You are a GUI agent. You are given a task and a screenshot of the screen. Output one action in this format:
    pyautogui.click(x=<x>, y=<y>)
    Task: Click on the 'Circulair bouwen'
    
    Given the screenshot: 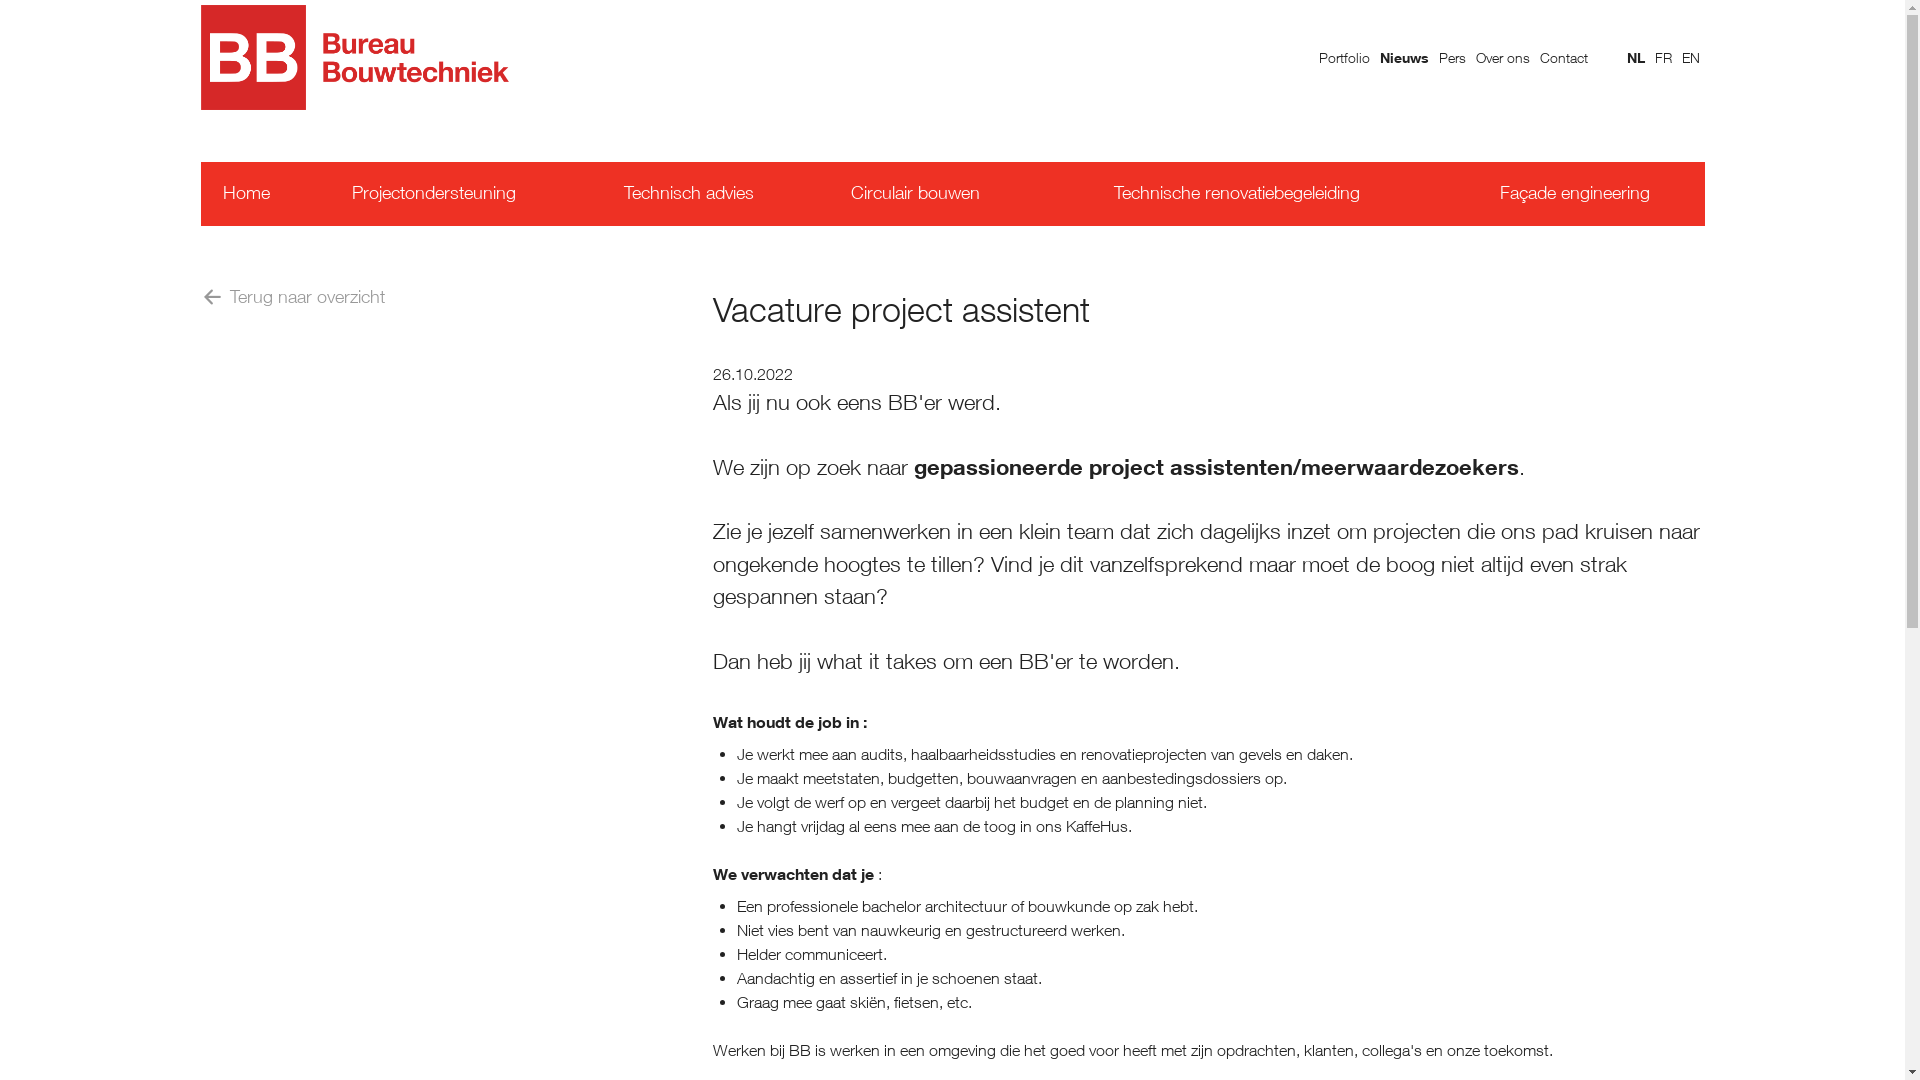 What is the action you would take?
    pyautogui.click(x=850, y=193)
    